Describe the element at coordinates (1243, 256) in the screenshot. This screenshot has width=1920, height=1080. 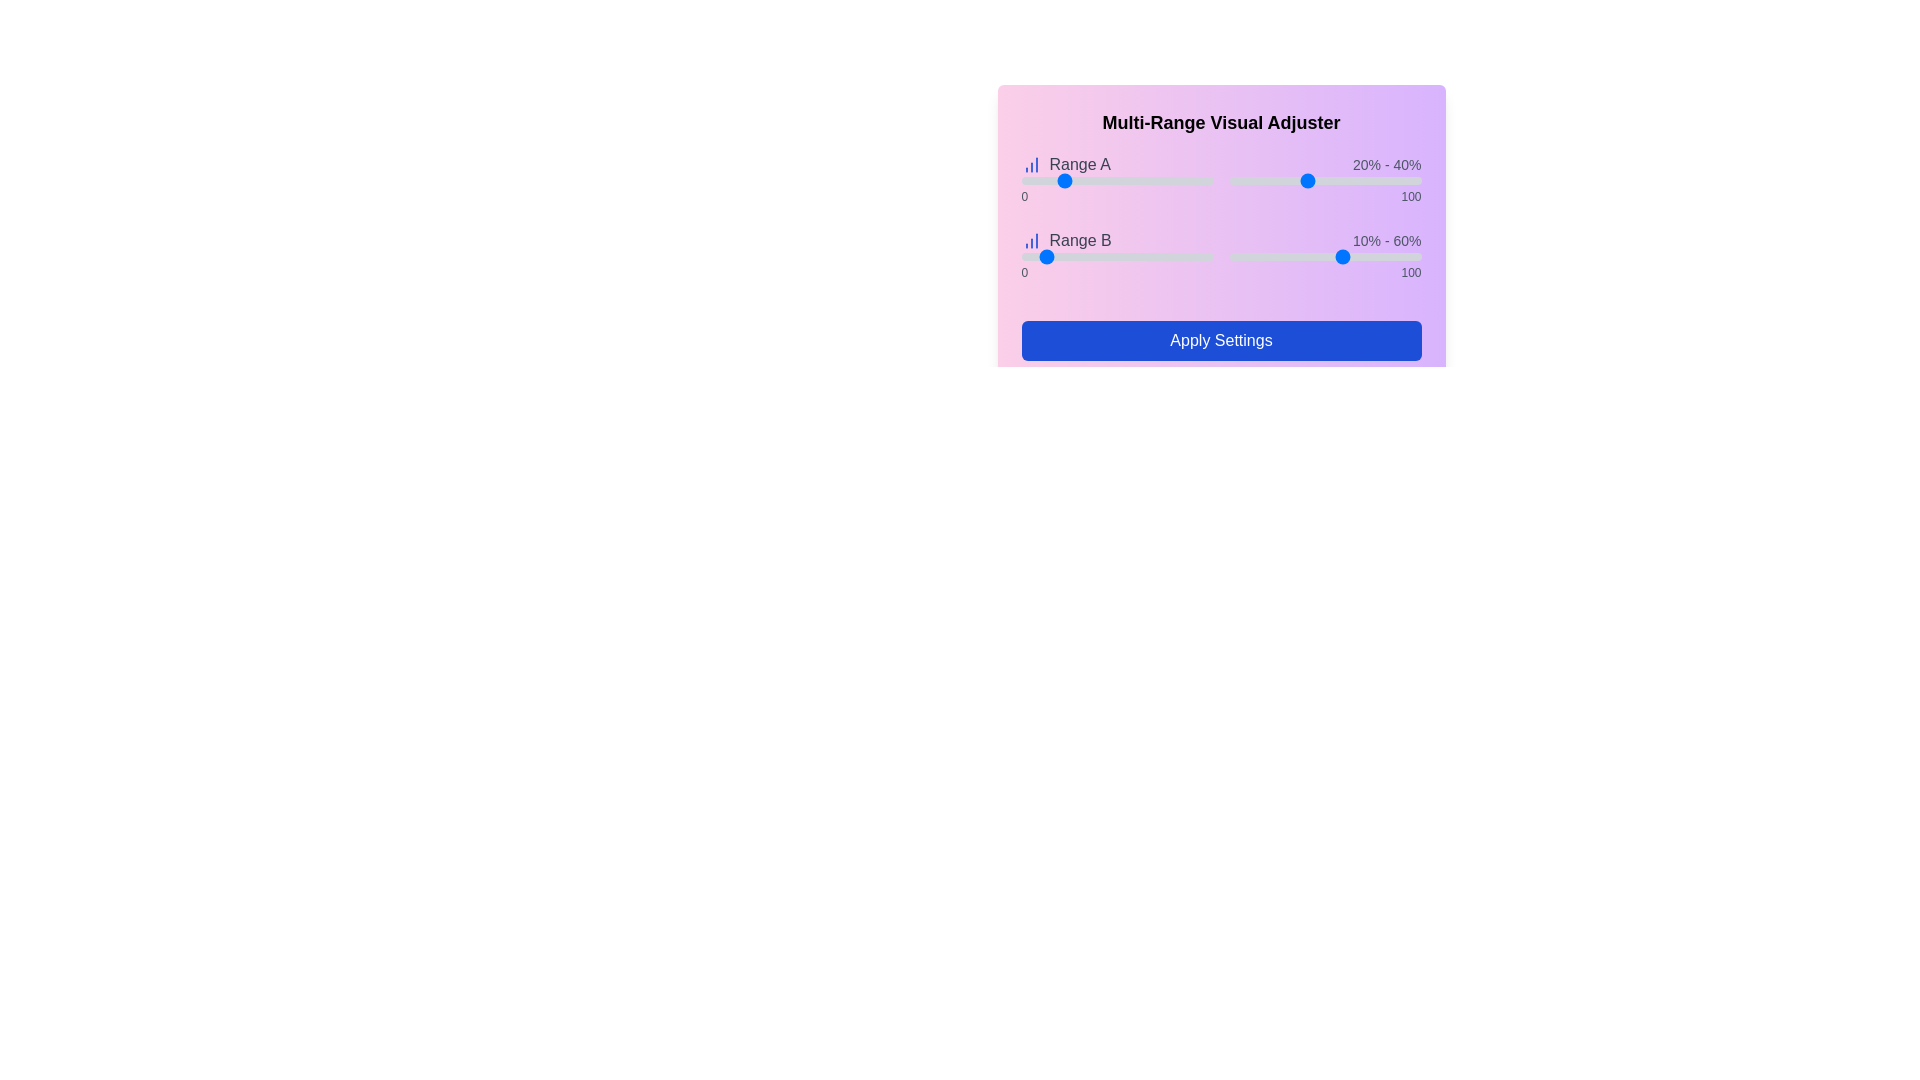
I see `the Range B slider` at that location.